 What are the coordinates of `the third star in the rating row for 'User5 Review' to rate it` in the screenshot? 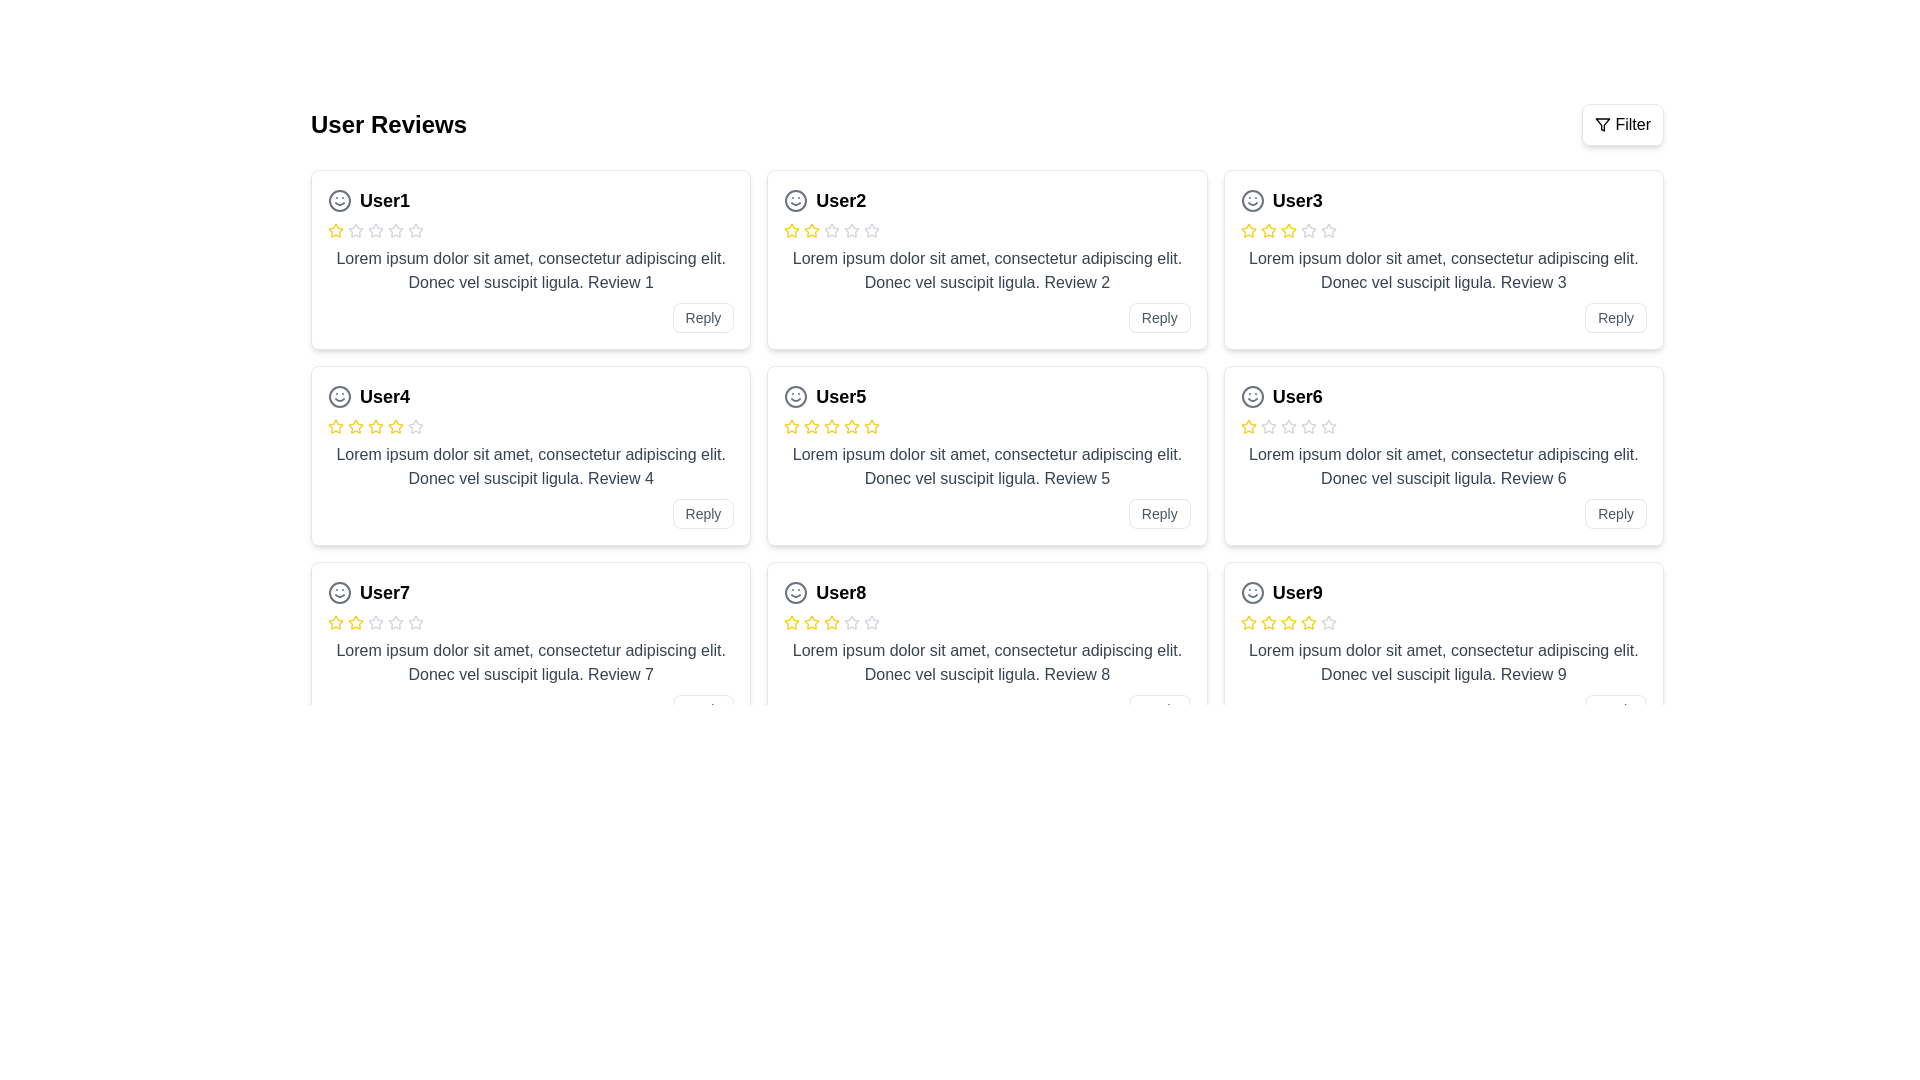 It's located at (832, 425).